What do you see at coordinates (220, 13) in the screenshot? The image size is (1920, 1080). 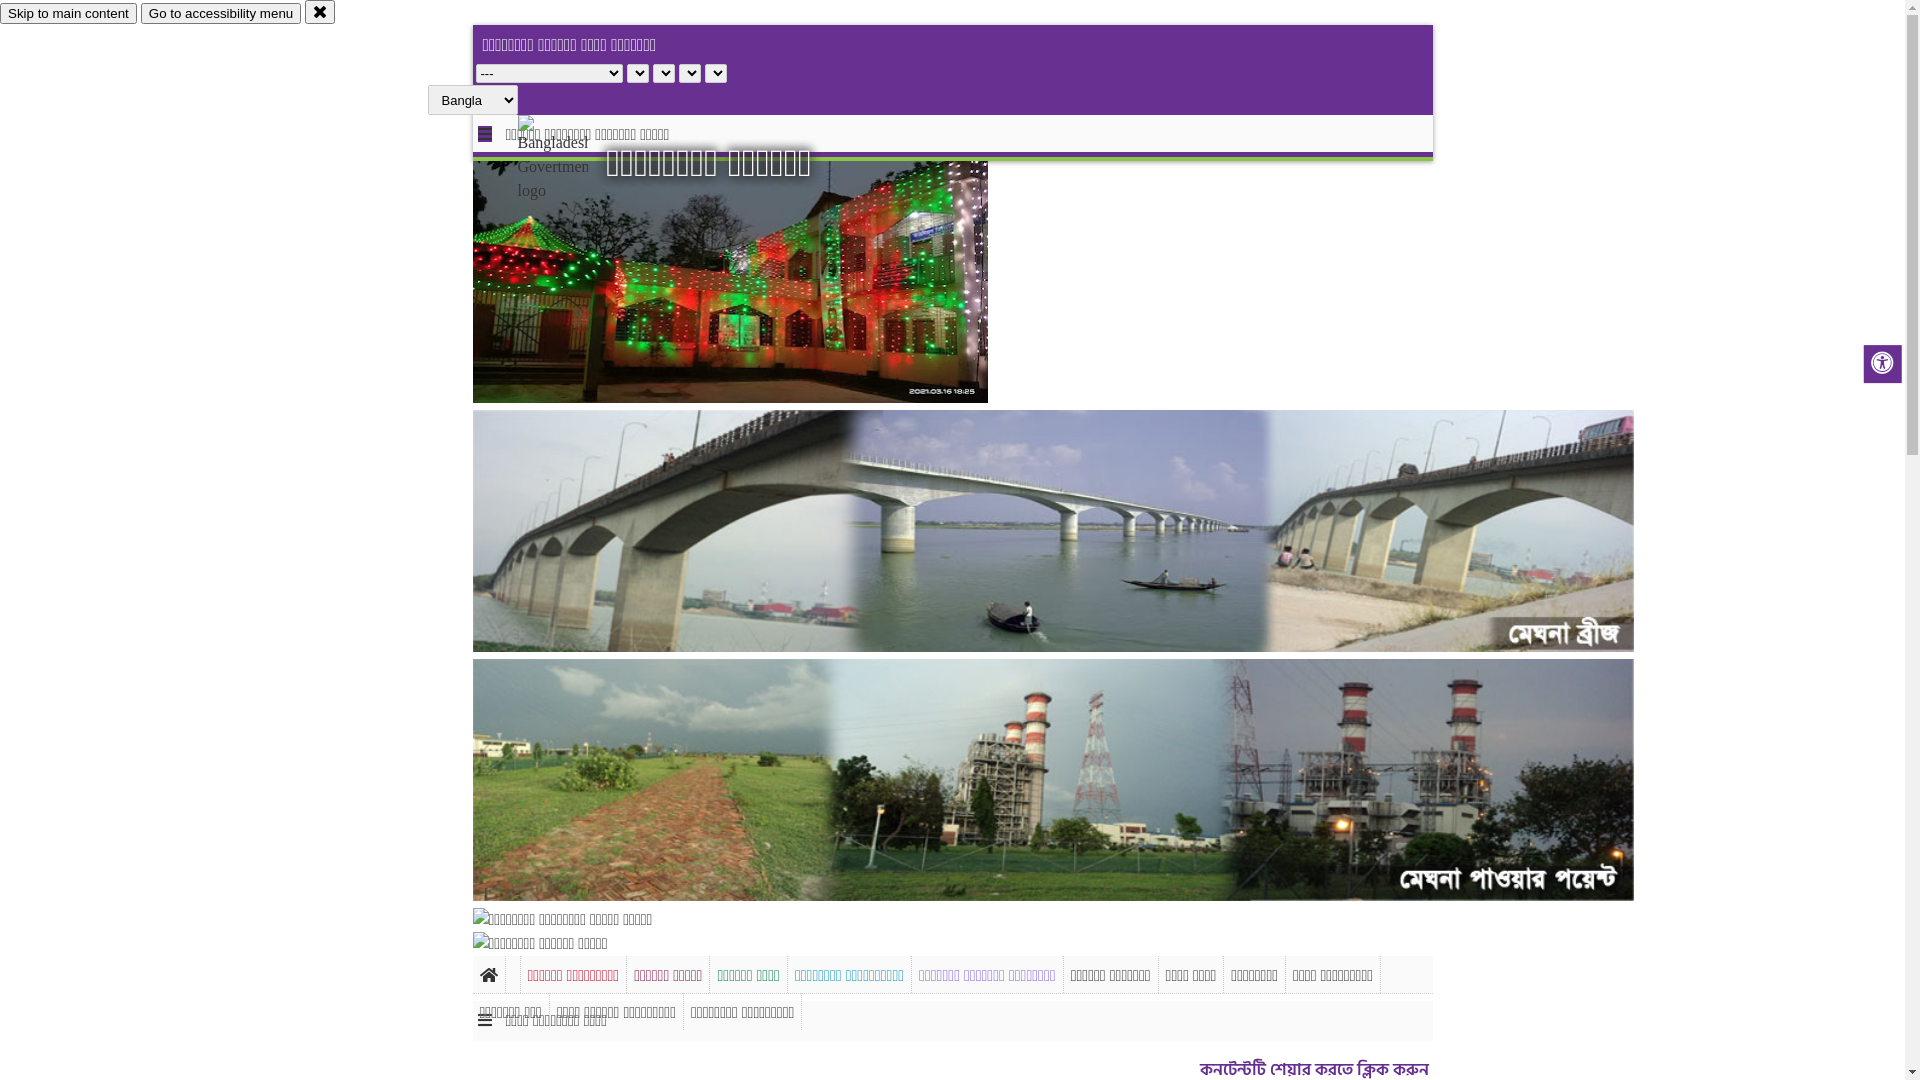 I see `'Go to accessibility menu'` at bounding box center [220, 13].